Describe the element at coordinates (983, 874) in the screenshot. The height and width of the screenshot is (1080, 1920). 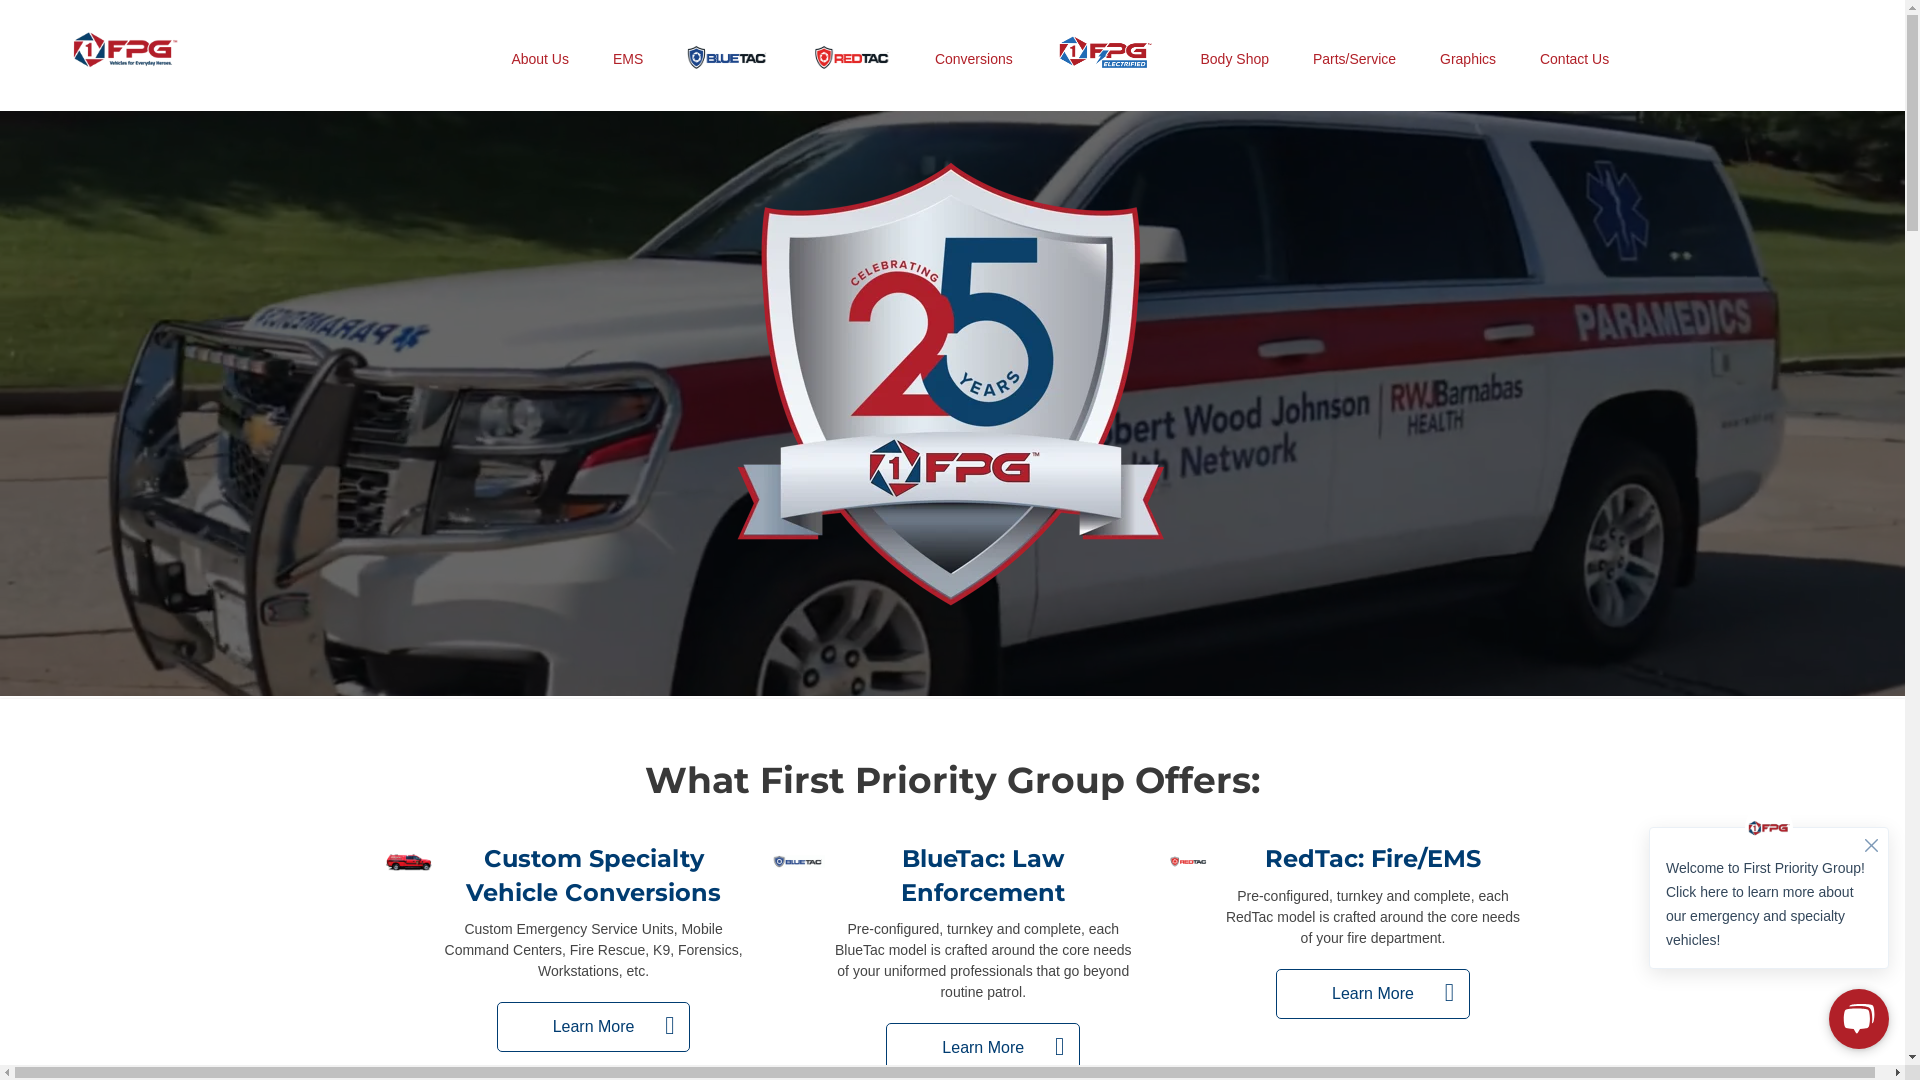
I see `'BlueTac: Law Enforcement'` at that location.